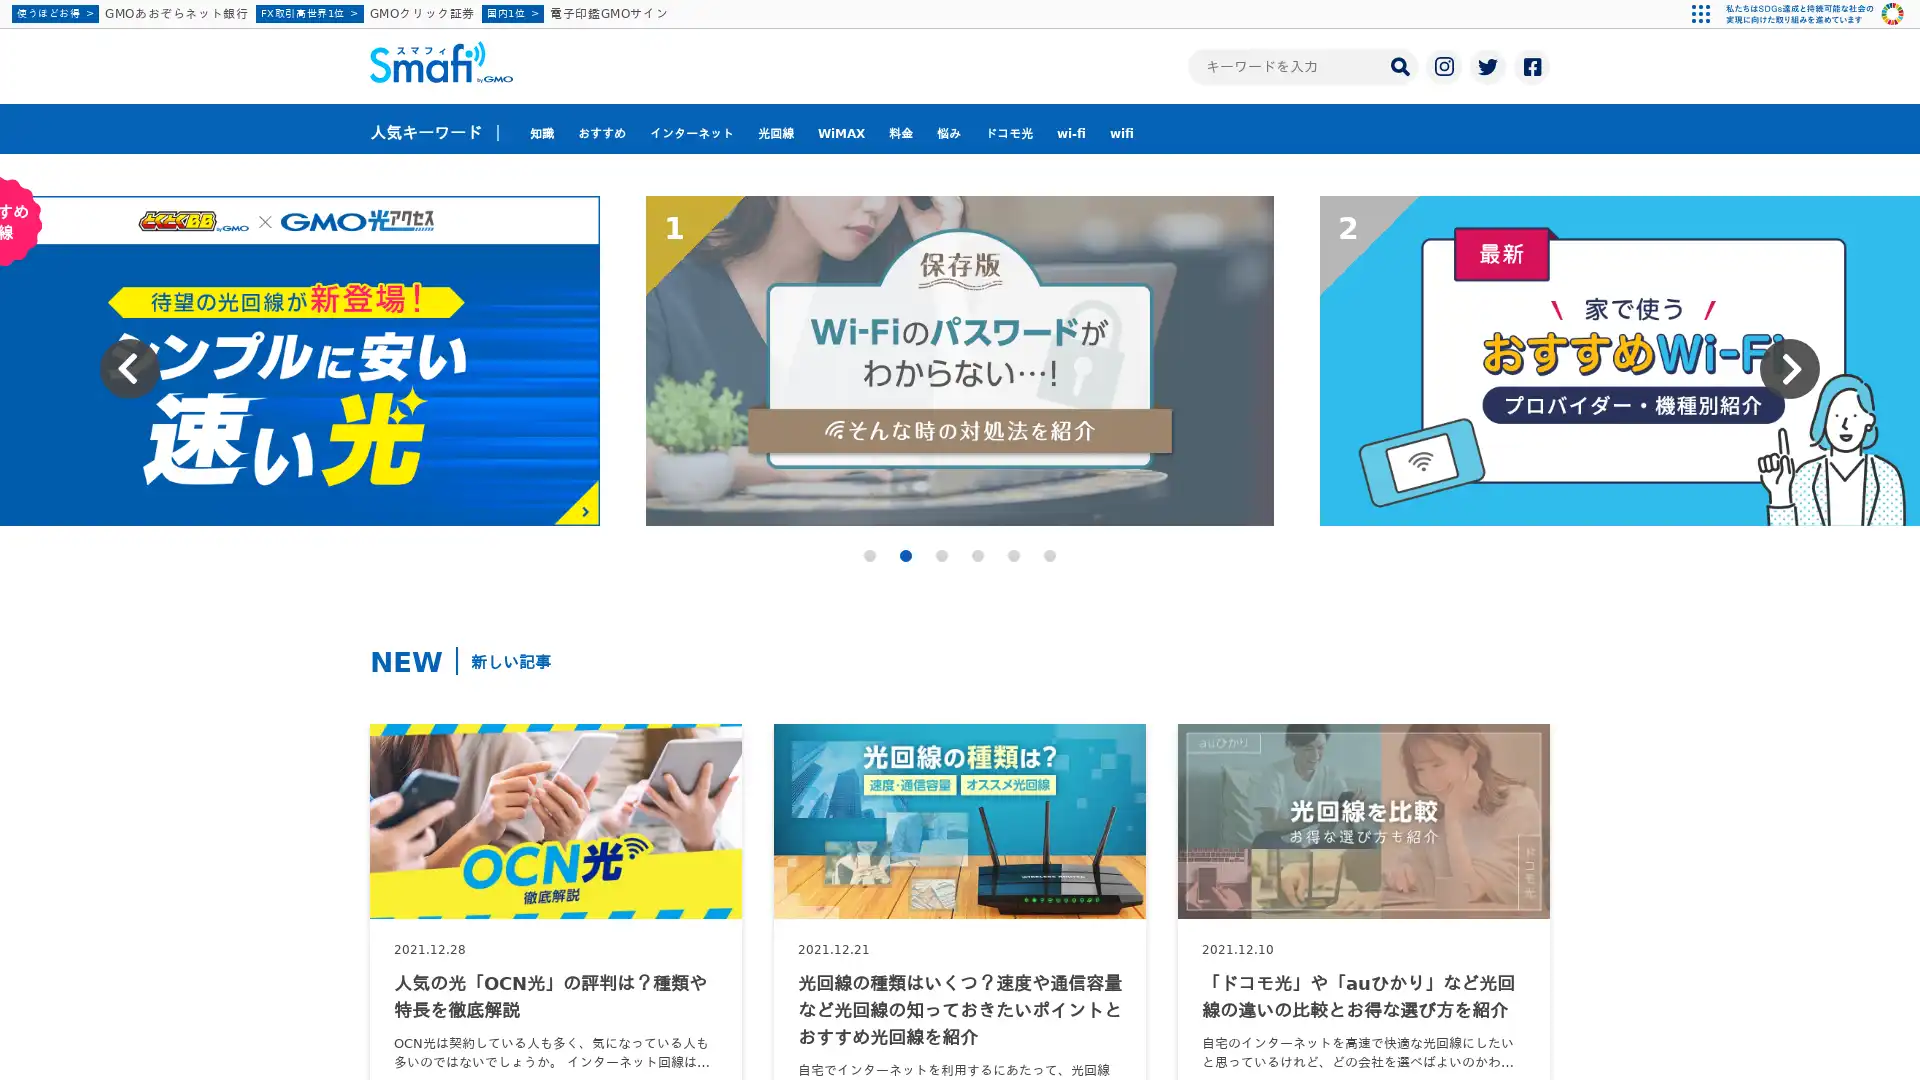 This screenshot has width=1920, height=1080. What do you see at coordinates (1399, 64) in the screenshot?
I see `search` at bounding box center [1399, 64].